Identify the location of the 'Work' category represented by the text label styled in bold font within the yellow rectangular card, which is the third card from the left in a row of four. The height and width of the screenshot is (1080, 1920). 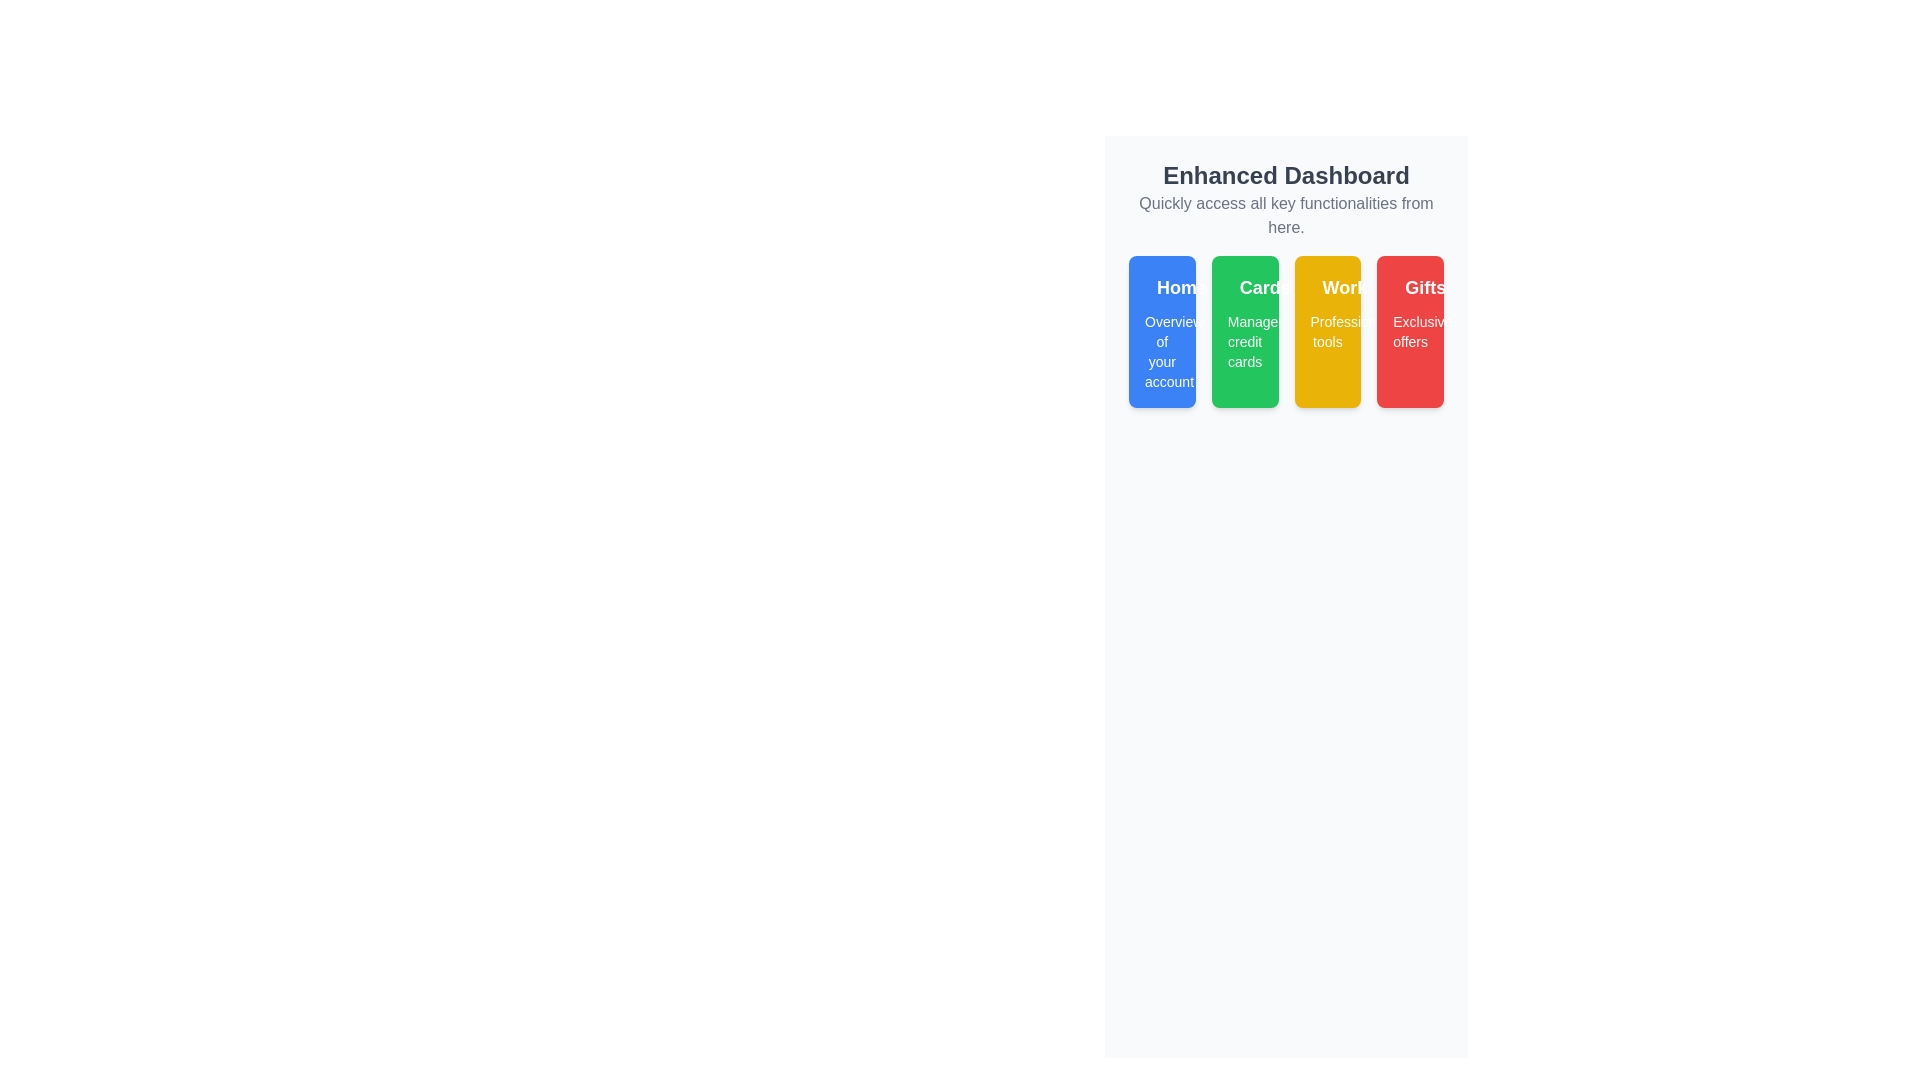
(1327, 288).